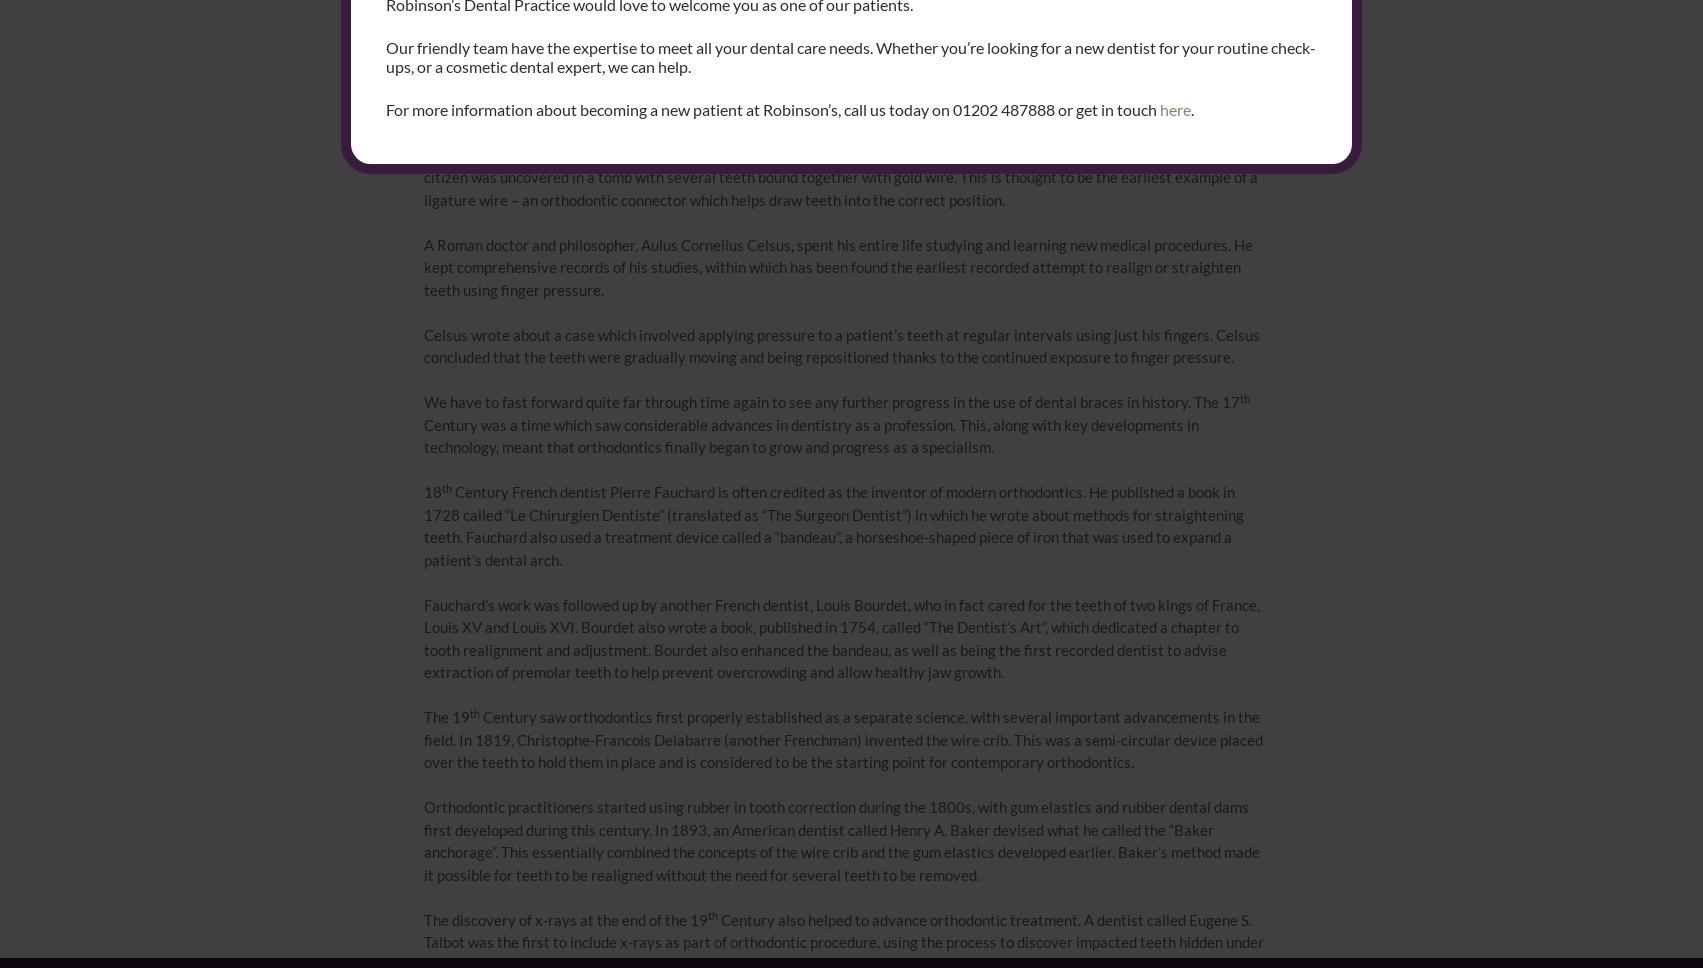  What do you see at coordinates (838, 86) in the screenshot?
I see `'Further on in history, the Etruscans – the predecessors of the Romans – used to bury their dead with dental equipment places in their mouths to ensure their teeth did not collapse before reaching the afterlife. It may not have helped them much when they were alive, but it shows a growing understanding of the importance of straight and well-maintained teeth.'` at bounding box center [838, 86].